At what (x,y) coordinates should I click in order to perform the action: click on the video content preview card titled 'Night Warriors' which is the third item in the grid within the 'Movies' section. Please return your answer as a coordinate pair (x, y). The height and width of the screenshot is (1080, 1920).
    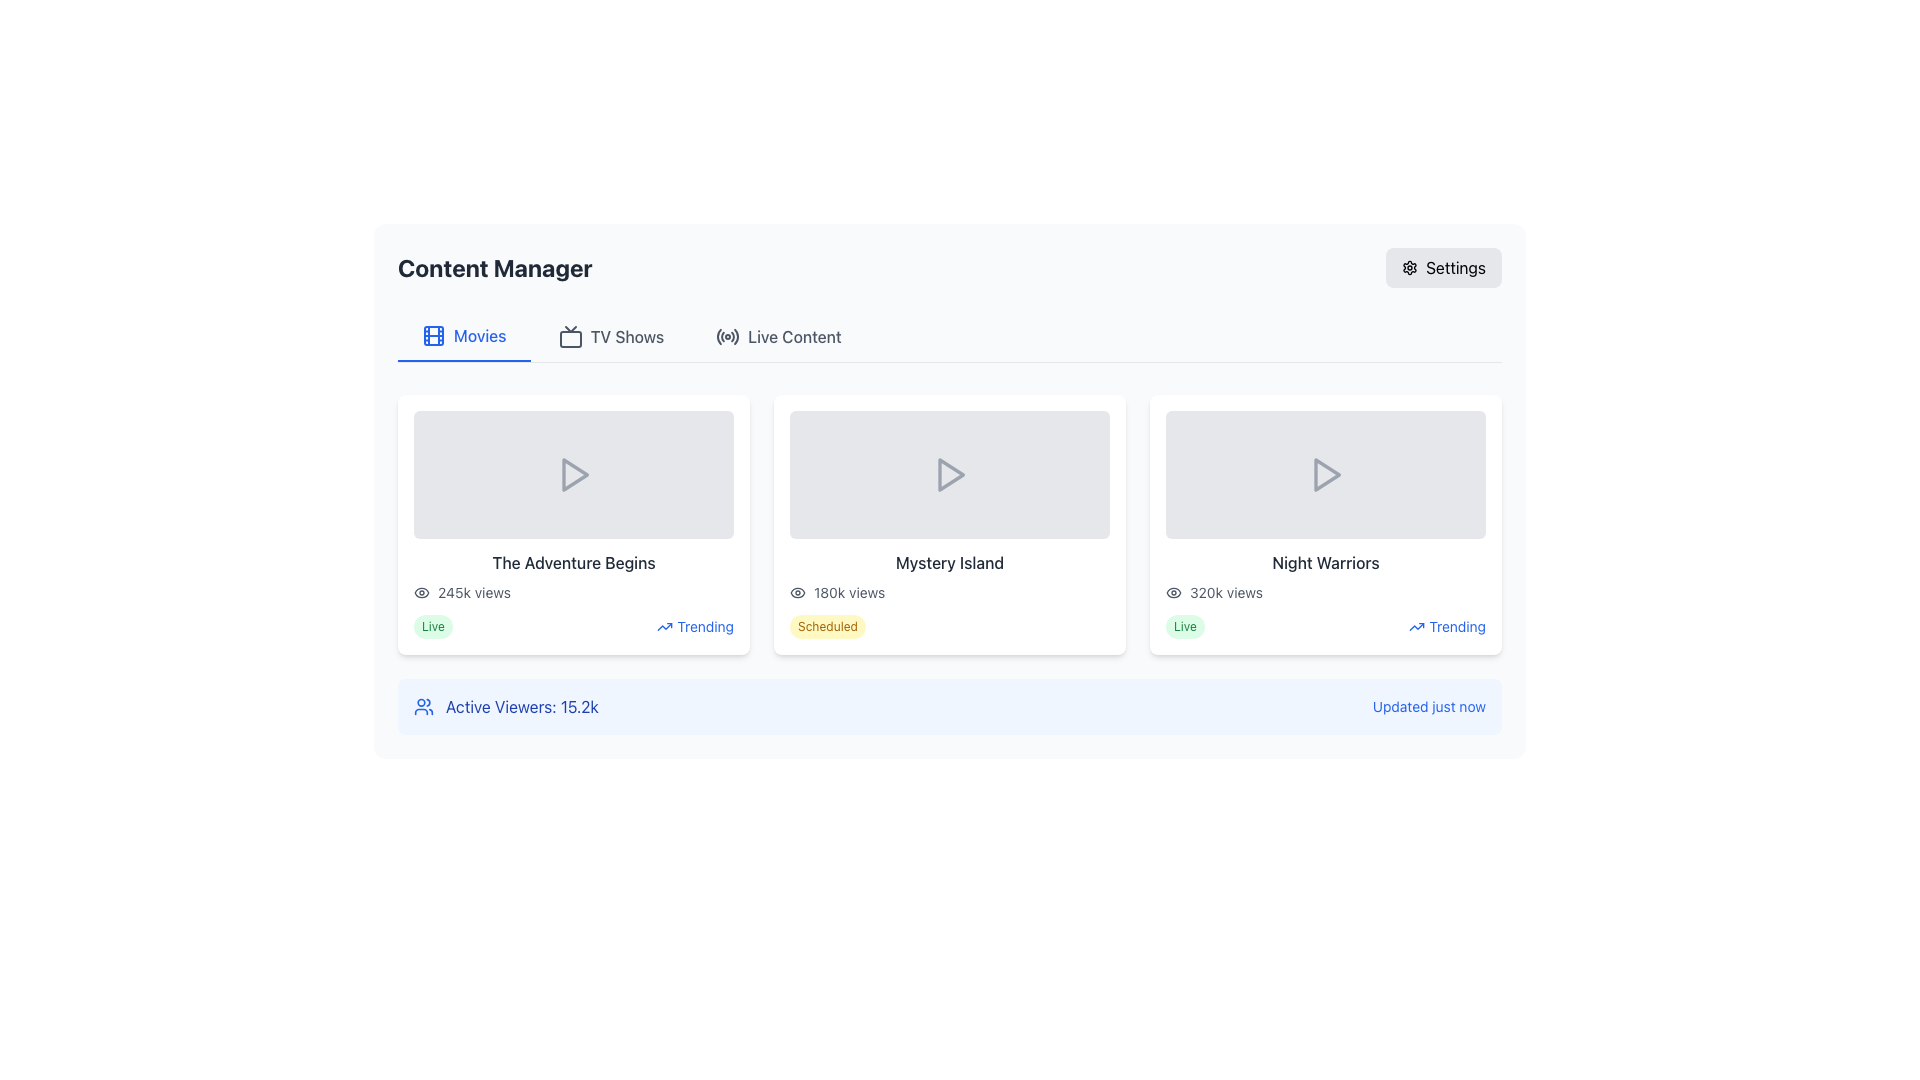
    Looking at the image, I should click on (1325, 523).